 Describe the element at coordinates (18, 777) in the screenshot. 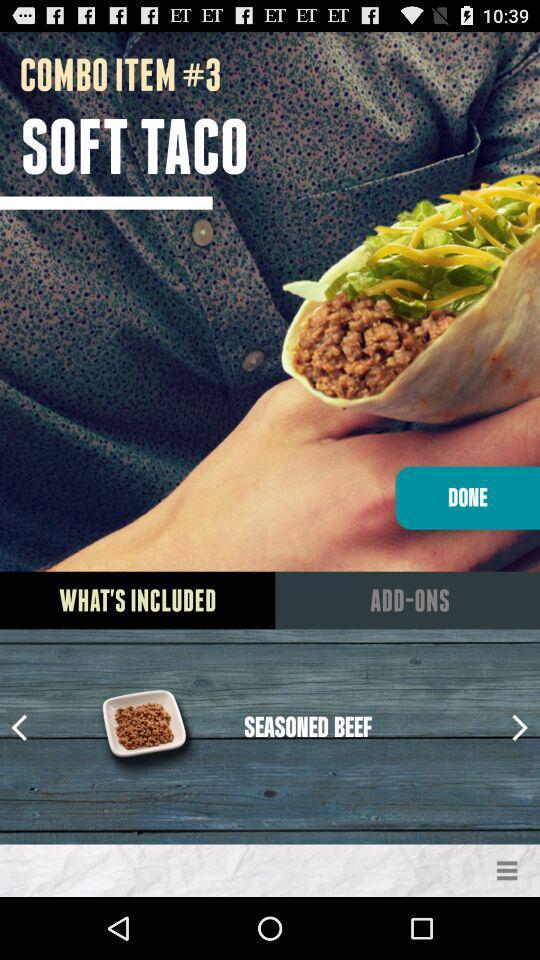

I see `the arrow_backward icon` at that location.